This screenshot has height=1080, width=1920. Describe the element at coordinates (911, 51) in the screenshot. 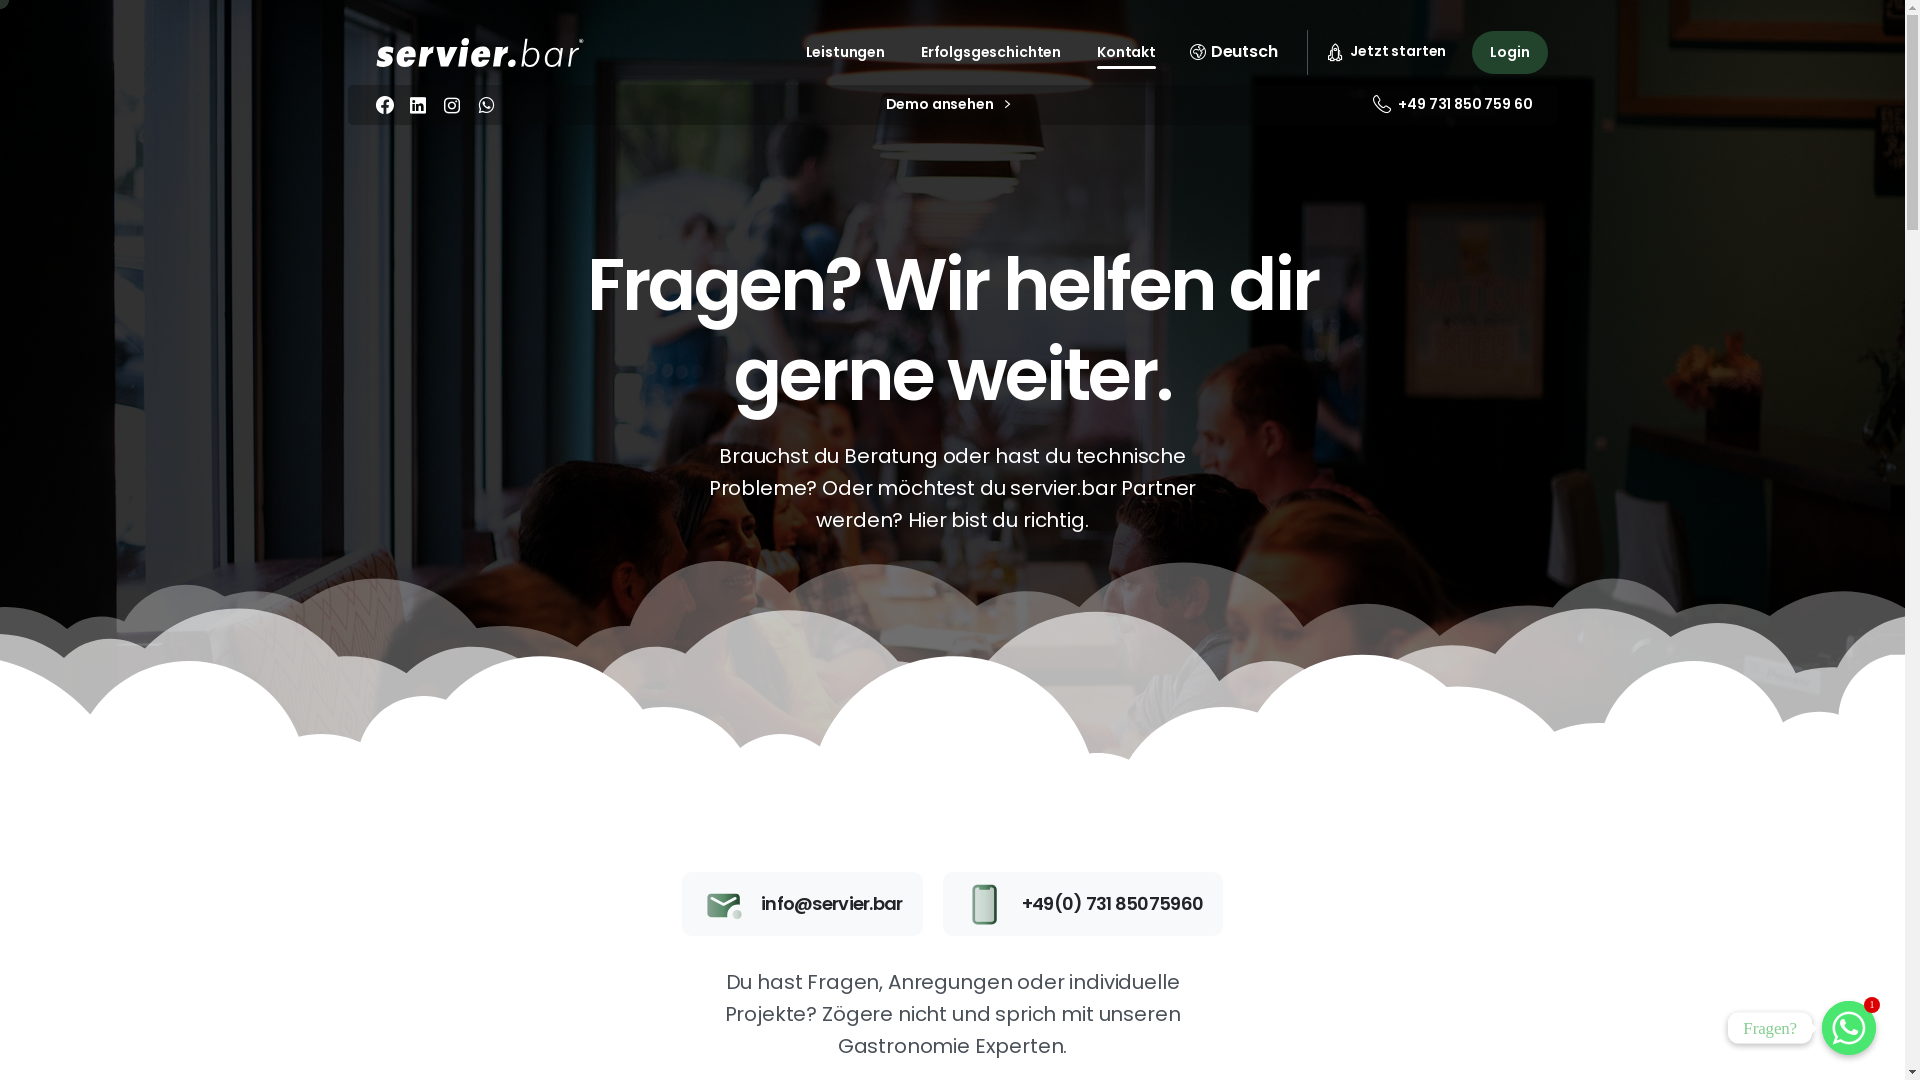

I see `'Erfolgsgeschichten'` at that location.